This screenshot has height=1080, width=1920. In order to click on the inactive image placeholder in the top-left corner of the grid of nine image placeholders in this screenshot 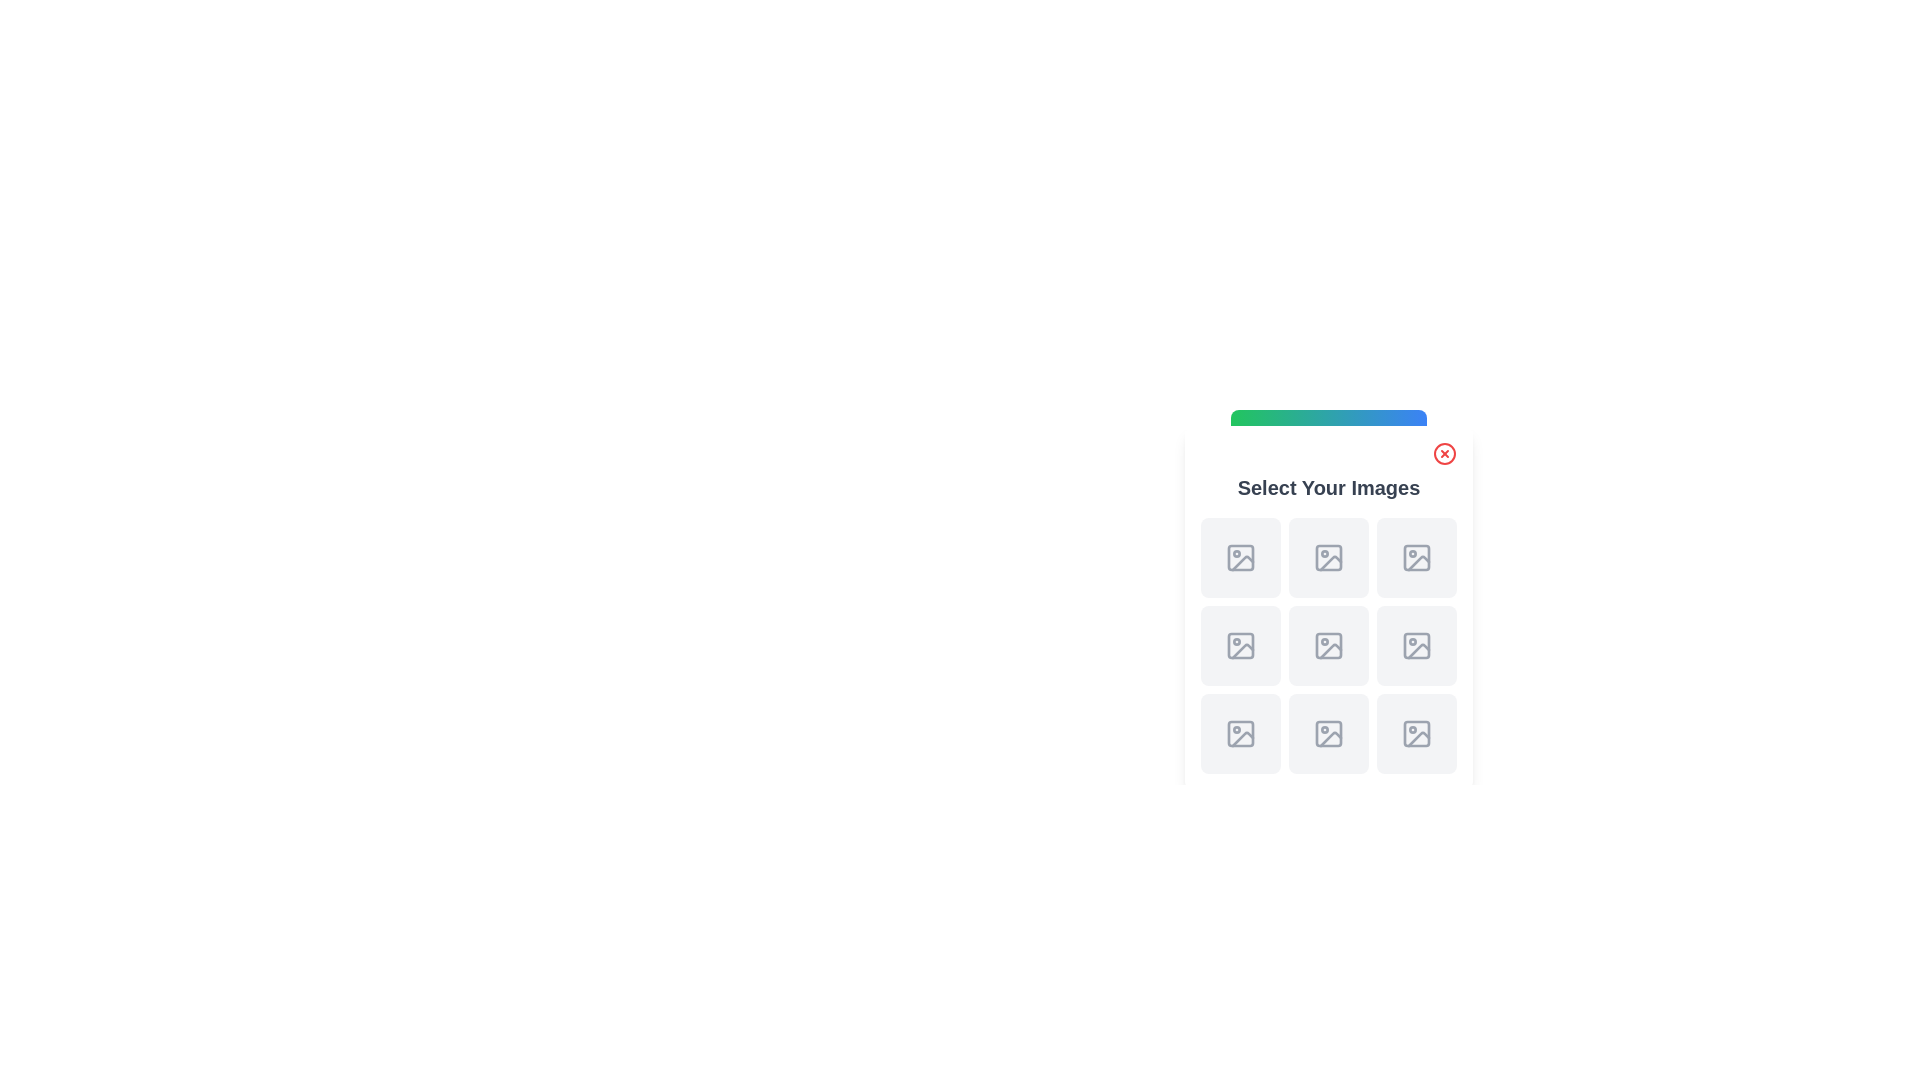, I will do `click(1240, 558)`.